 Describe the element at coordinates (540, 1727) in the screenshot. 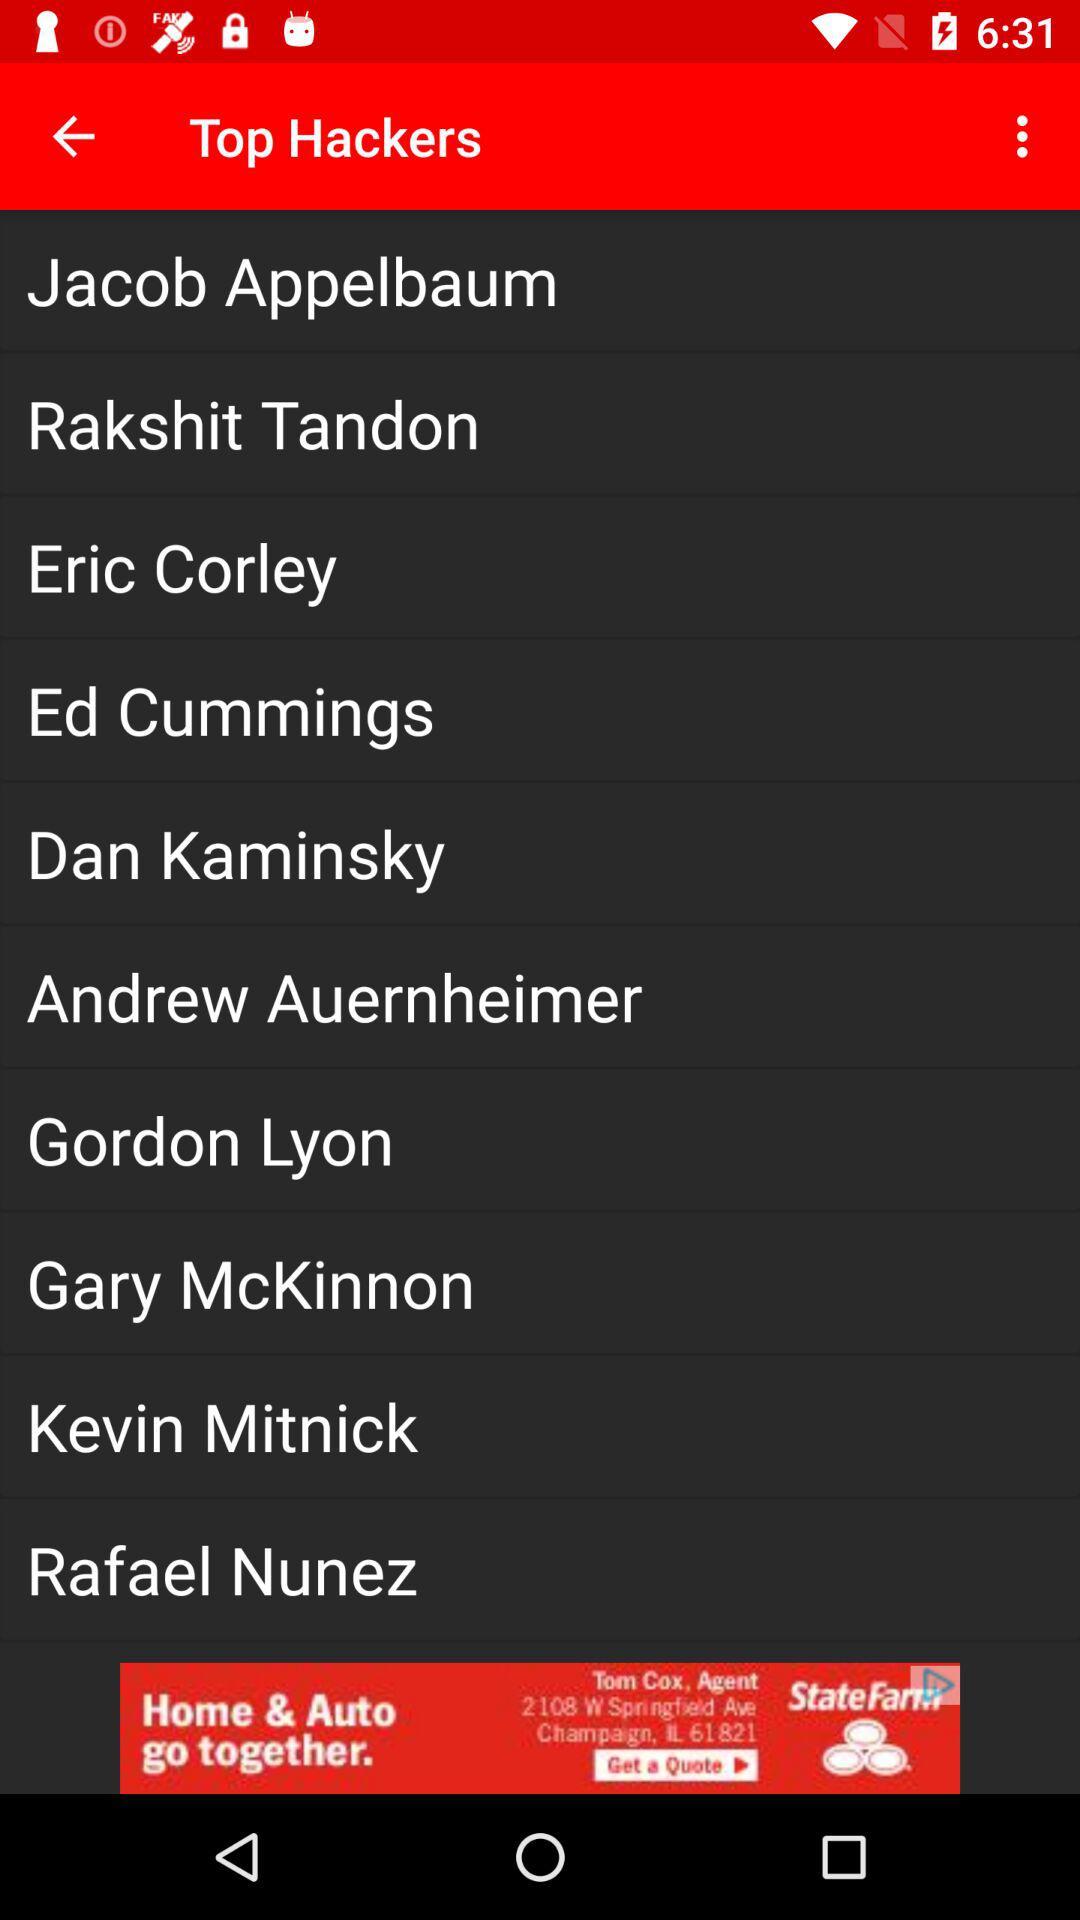

I see `click on advertisement` at that location.